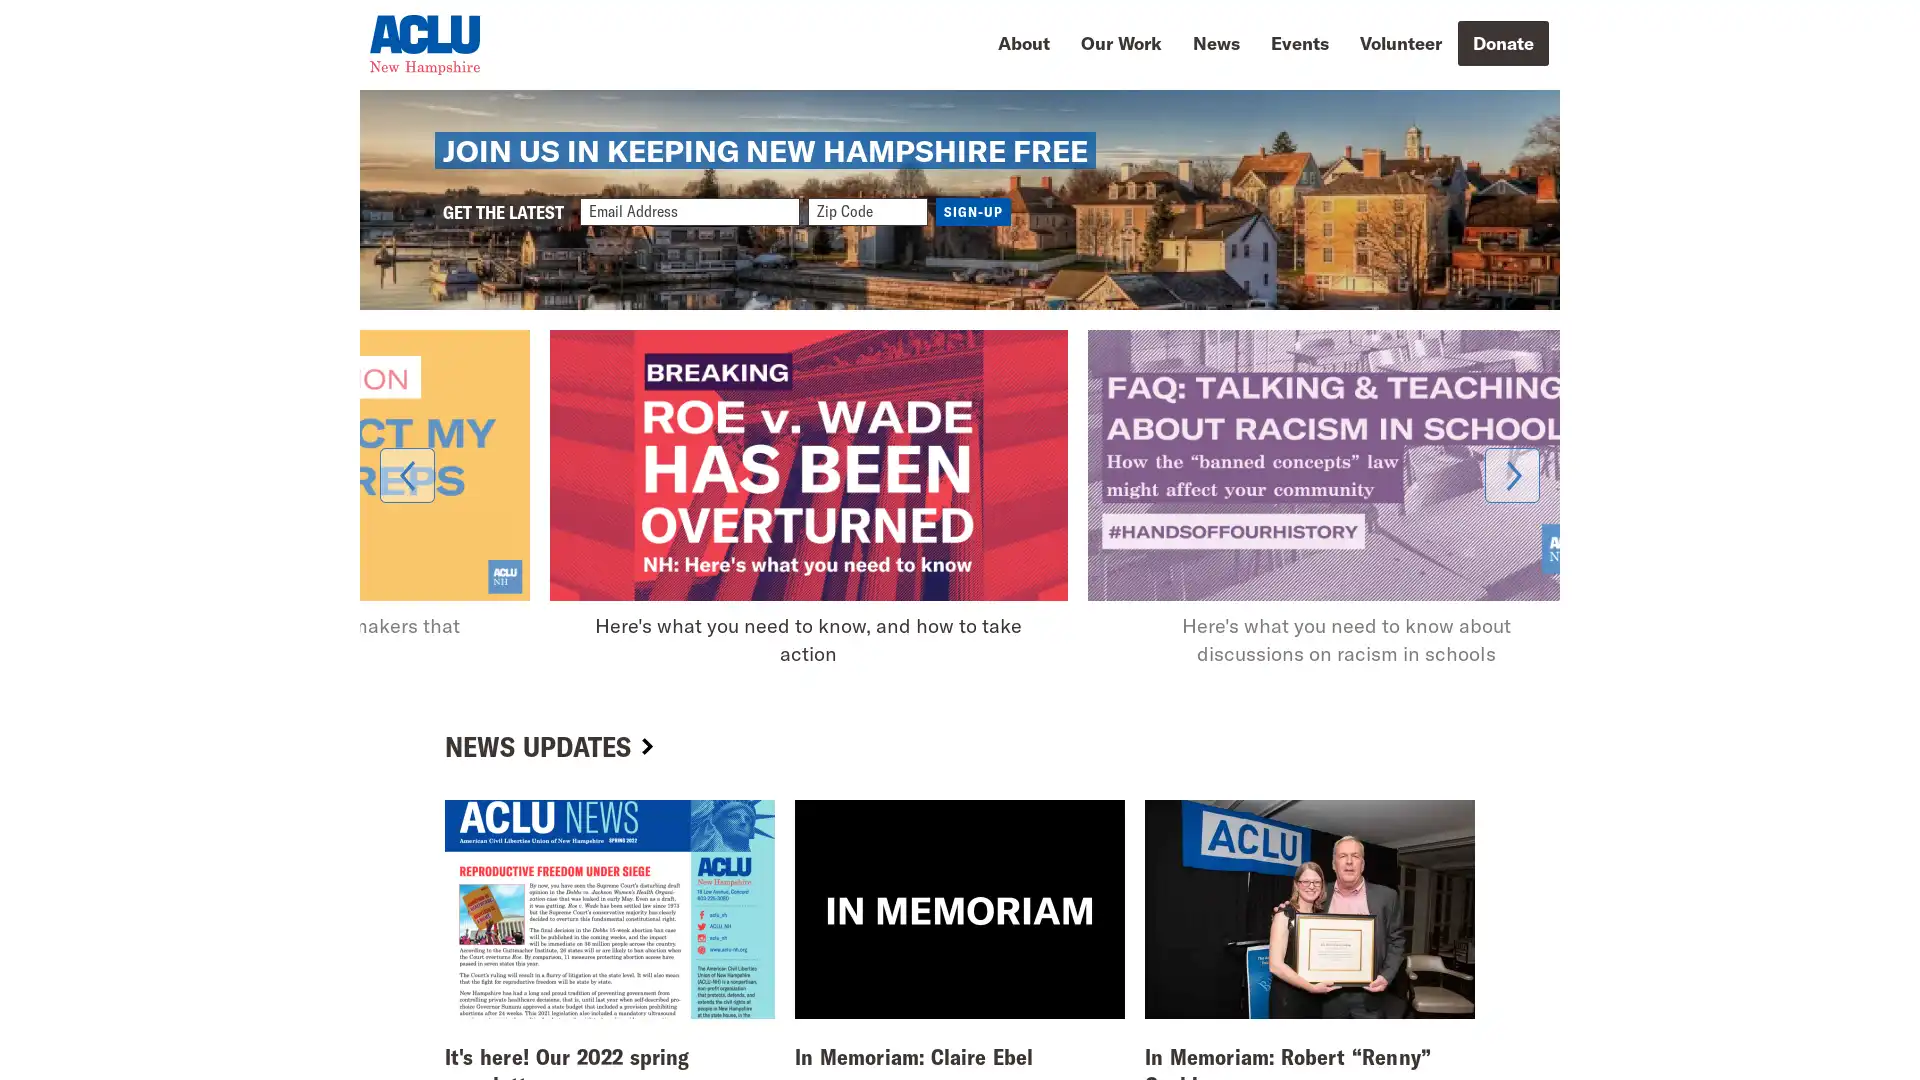 Image resolution: width=1920 pixels, height=1080 pixels. I want to click on SHOW NEXT STORIES, so click(1512, 552).